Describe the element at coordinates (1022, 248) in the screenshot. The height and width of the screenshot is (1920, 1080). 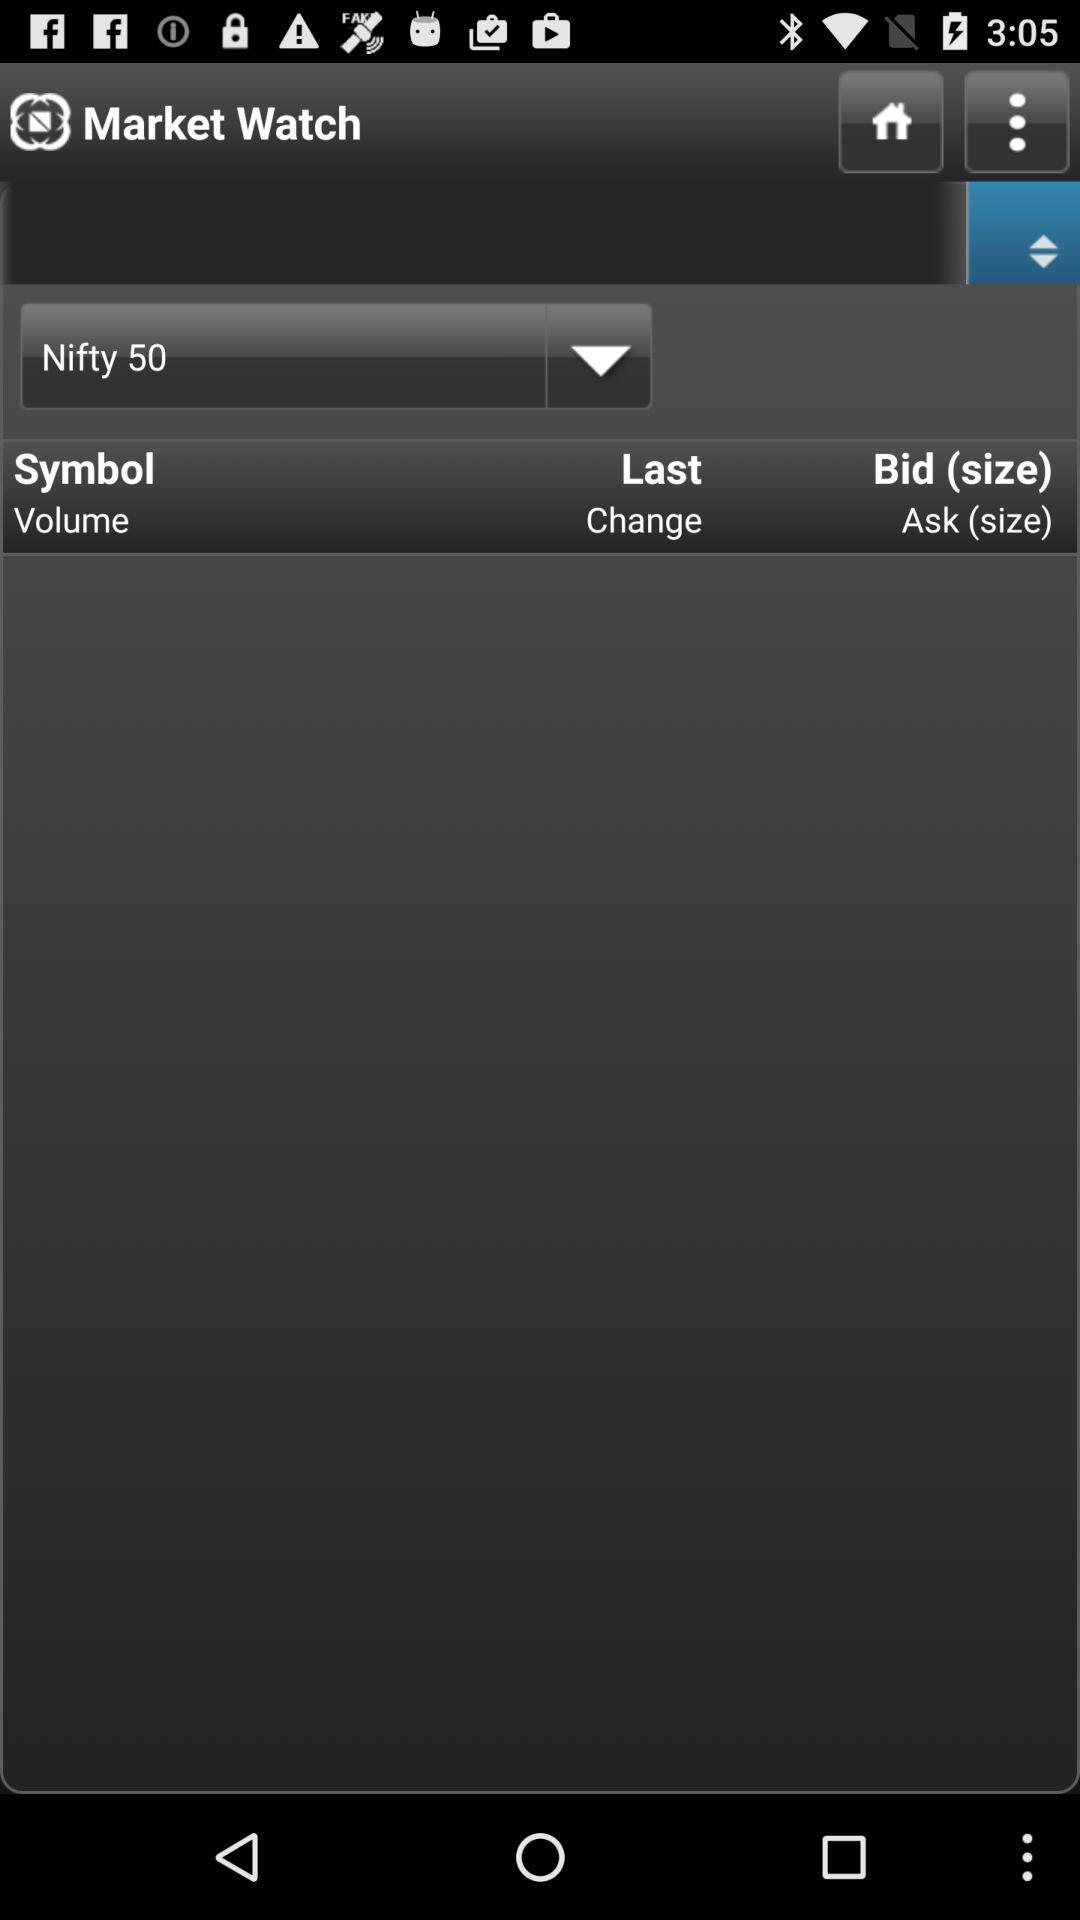
I see `the compare icon` at that location.